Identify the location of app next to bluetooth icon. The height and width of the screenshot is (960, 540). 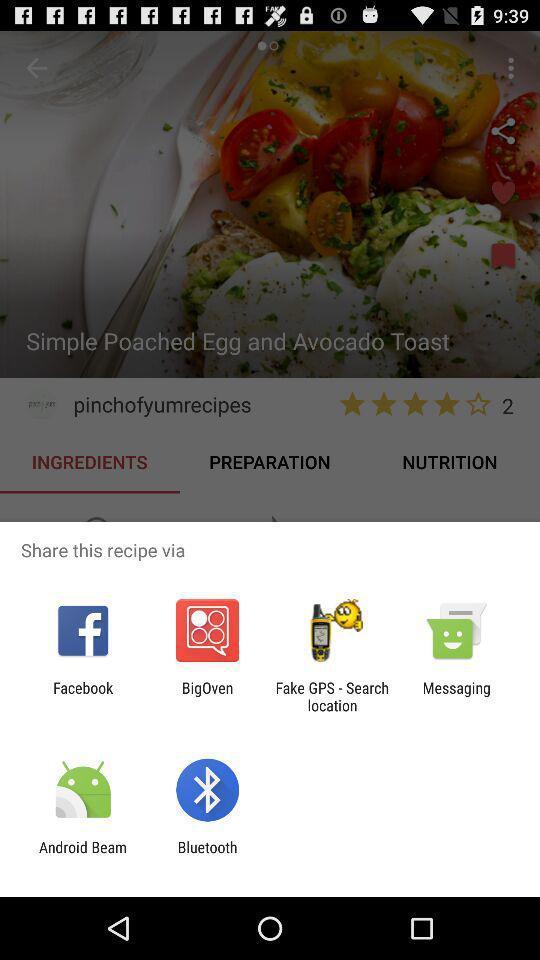
(82, 855).